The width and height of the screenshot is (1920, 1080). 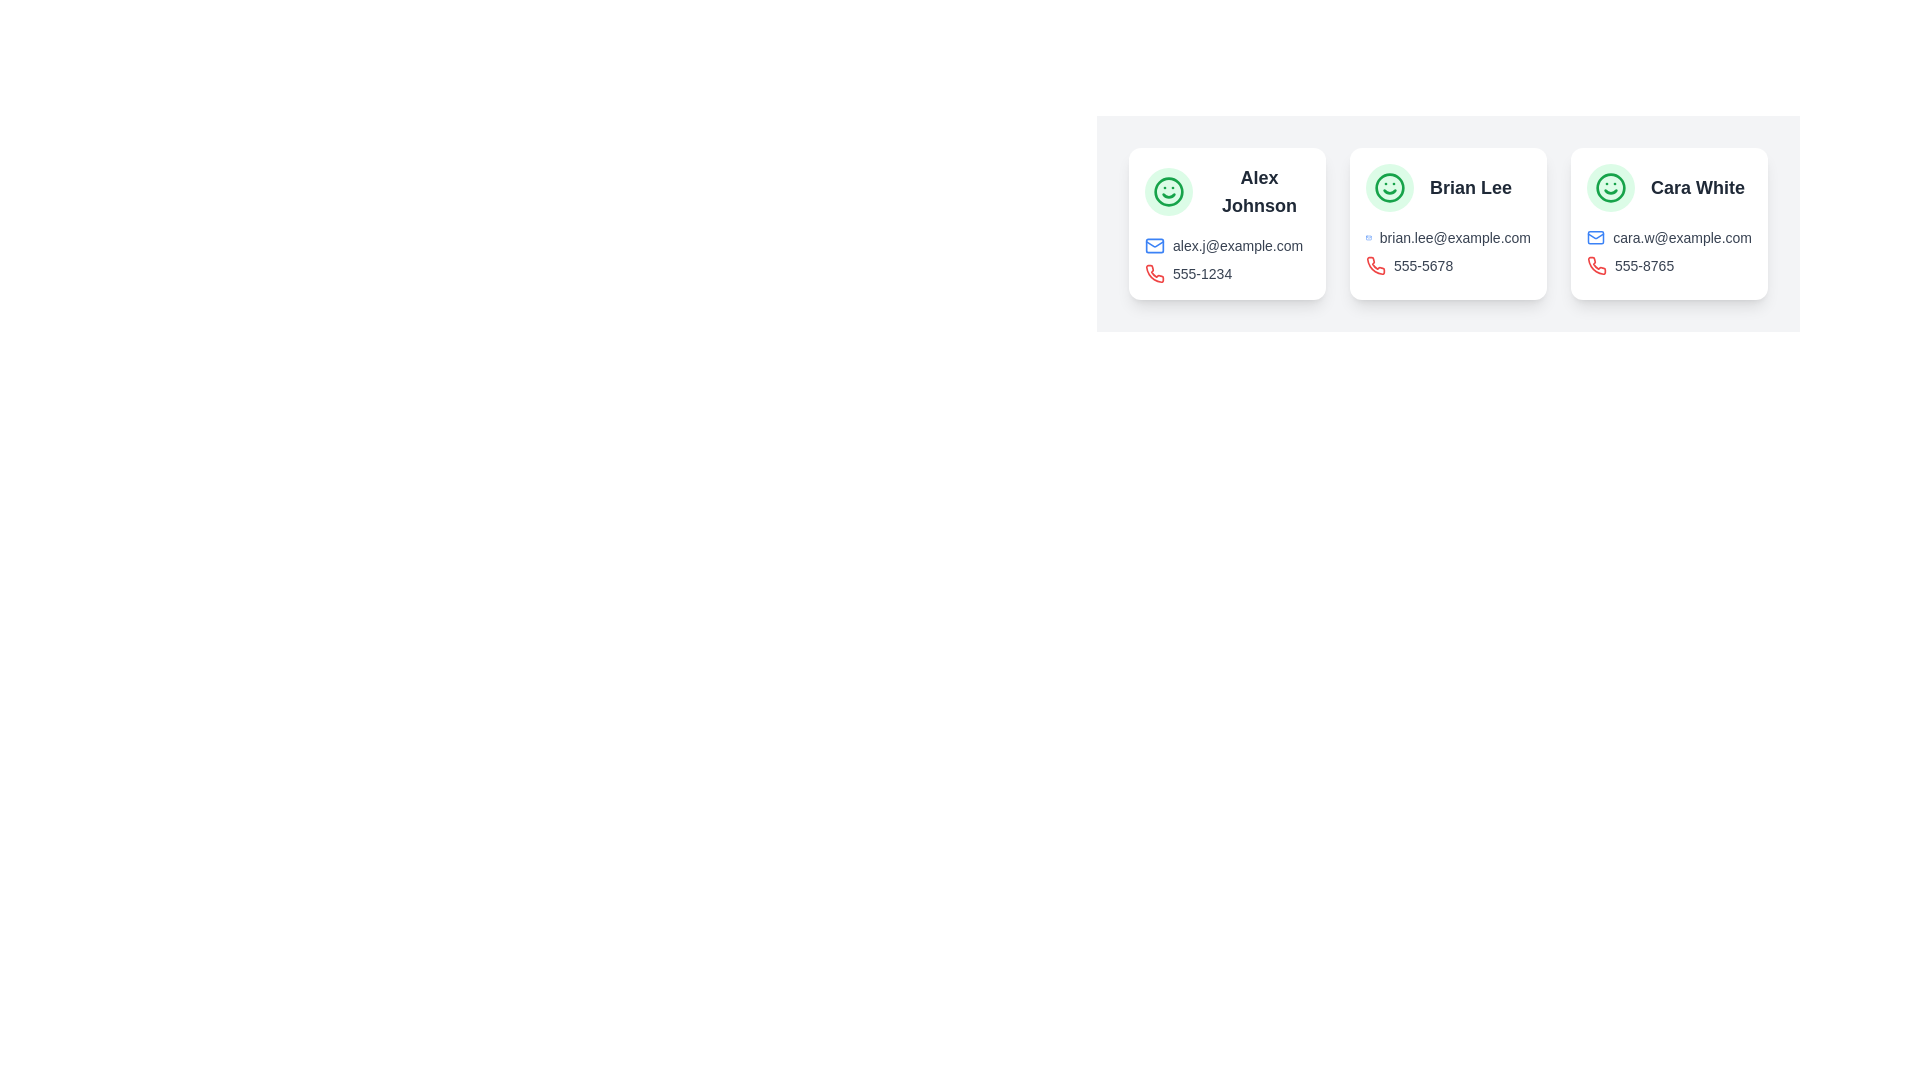 What do you see at coordinates (1681, 237) in the screenshot?
I see `the static textual label displaying the email address for 'Cara White', which is positioned in the middle of the third card in the row, adjacent to an envelope icon` at bounding box center [1681, 237].